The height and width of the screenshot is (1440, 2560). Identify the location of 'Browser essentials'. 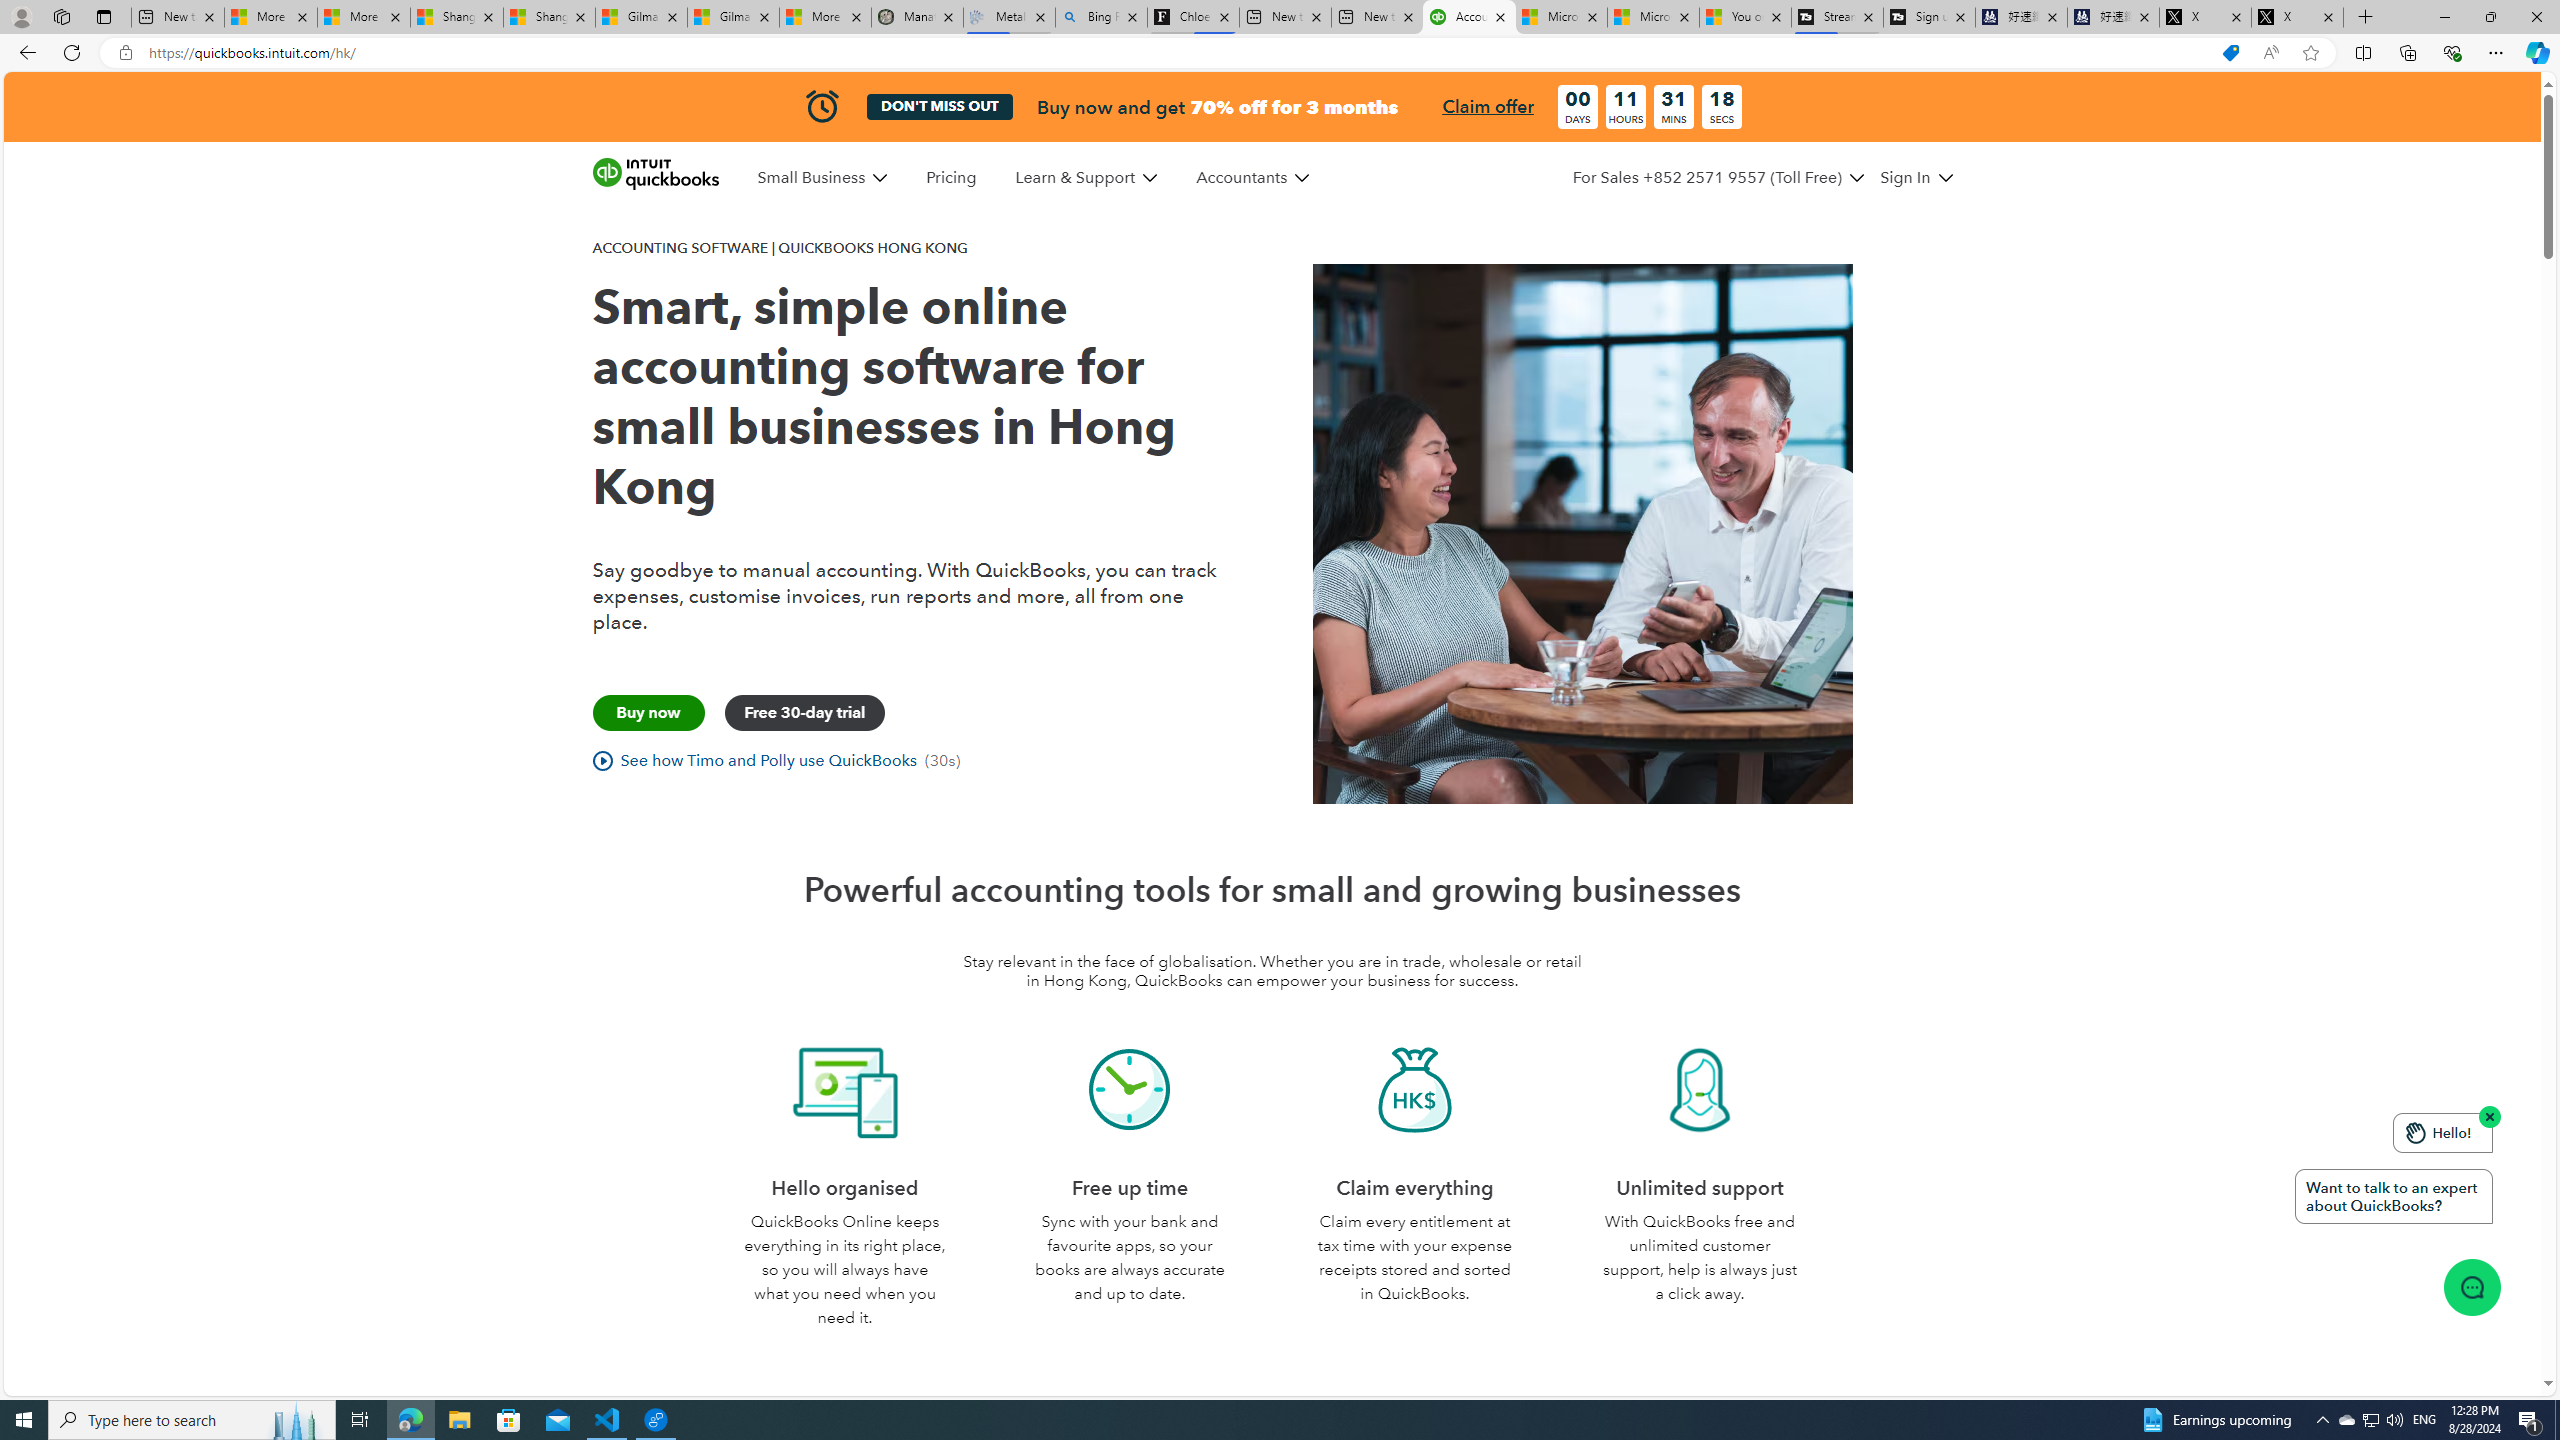
(2451, 51).